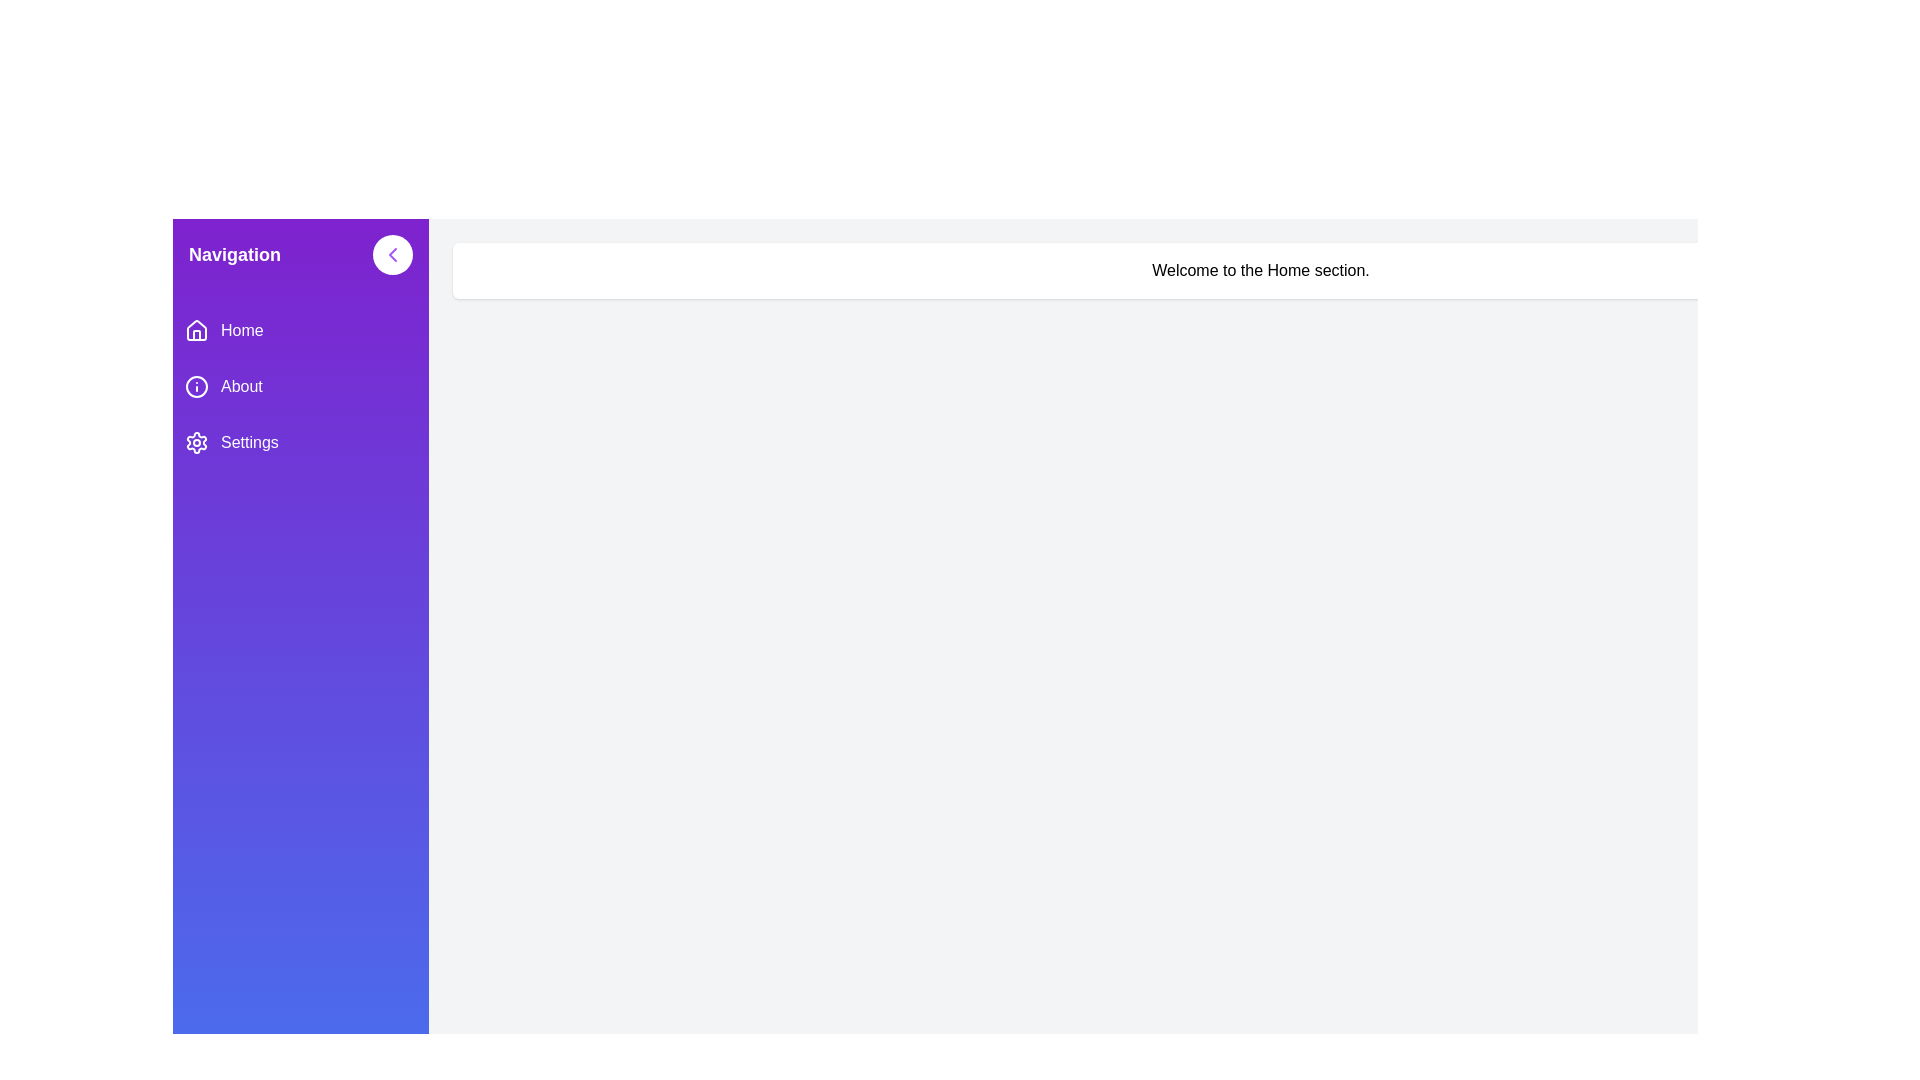  I want to click on the cogwheel-shaped icon in the navigation menu, which is purple with a white central circle and is located beside the text 'Settings', so click(196, 442).